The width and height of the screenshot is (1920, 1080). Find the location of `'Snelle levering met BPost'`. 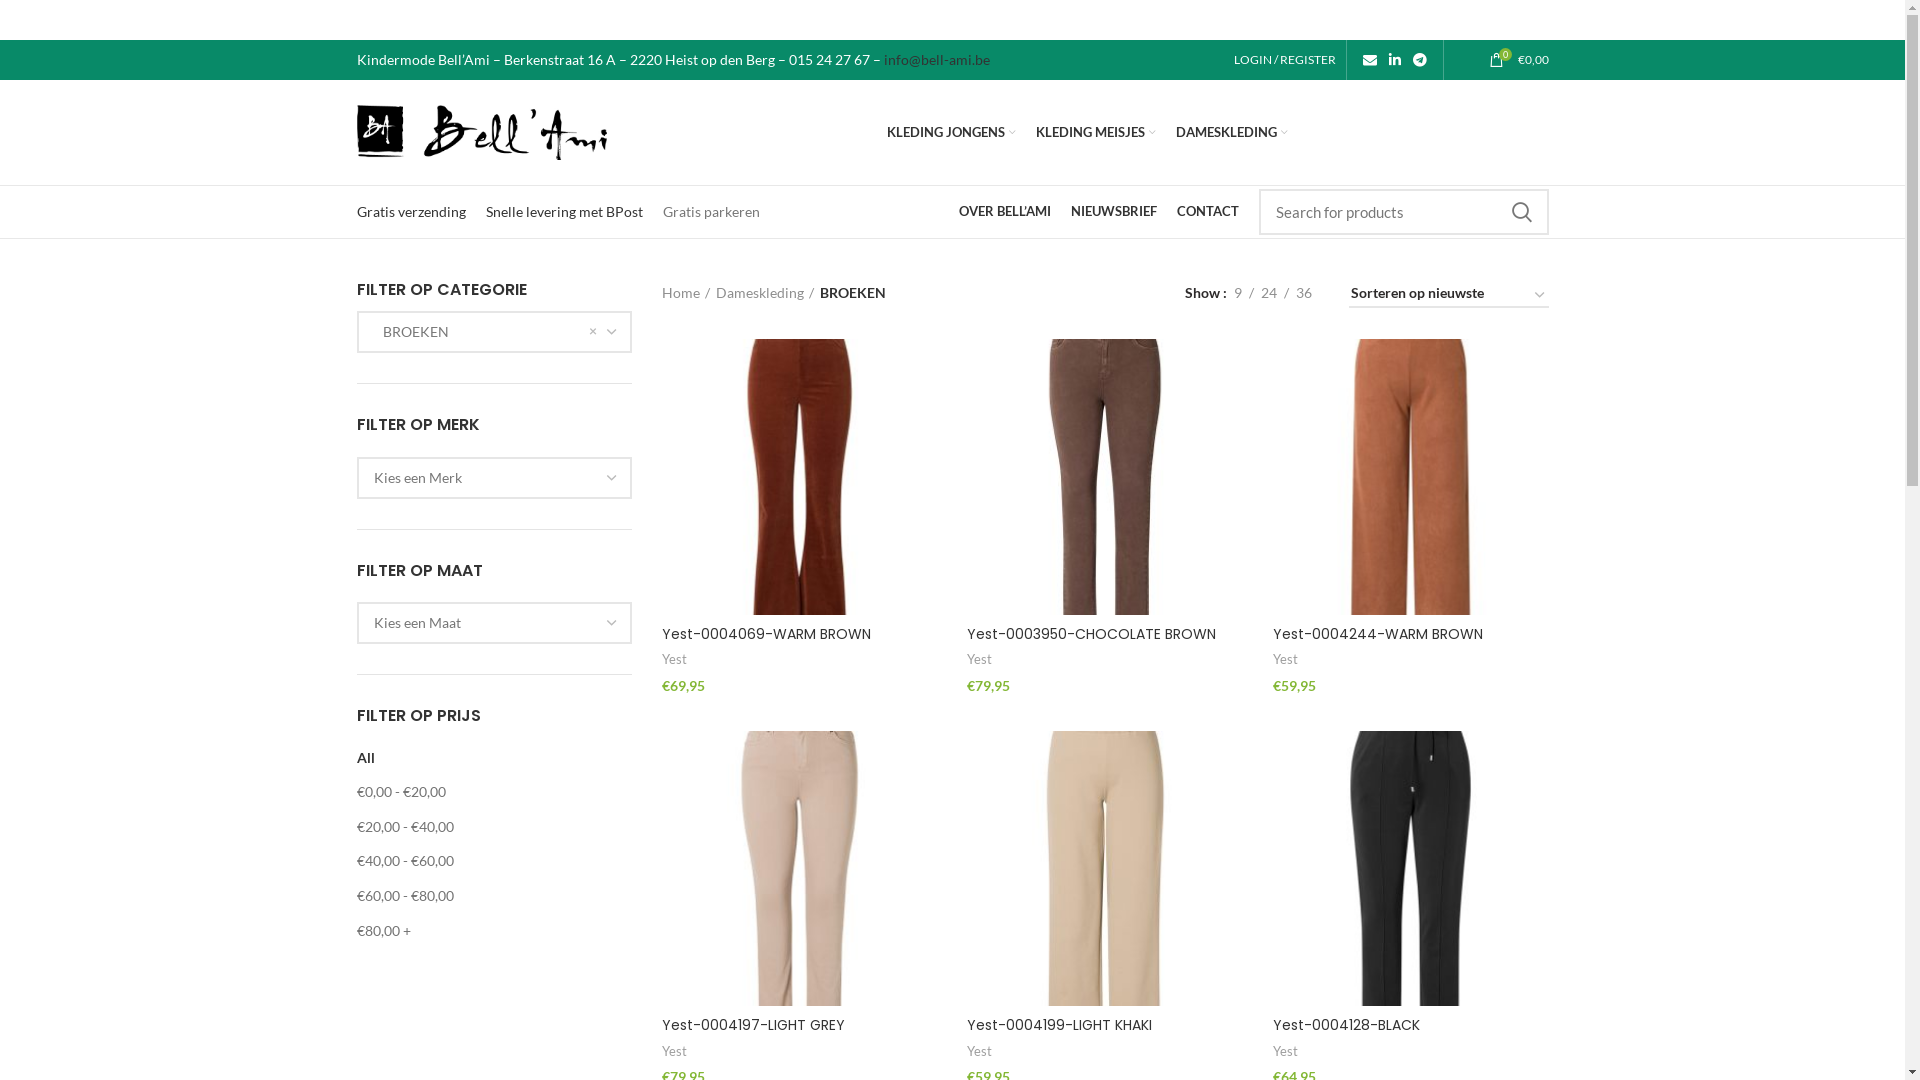

'Snelle levering met BPost' is located at coordinates (485, 211).